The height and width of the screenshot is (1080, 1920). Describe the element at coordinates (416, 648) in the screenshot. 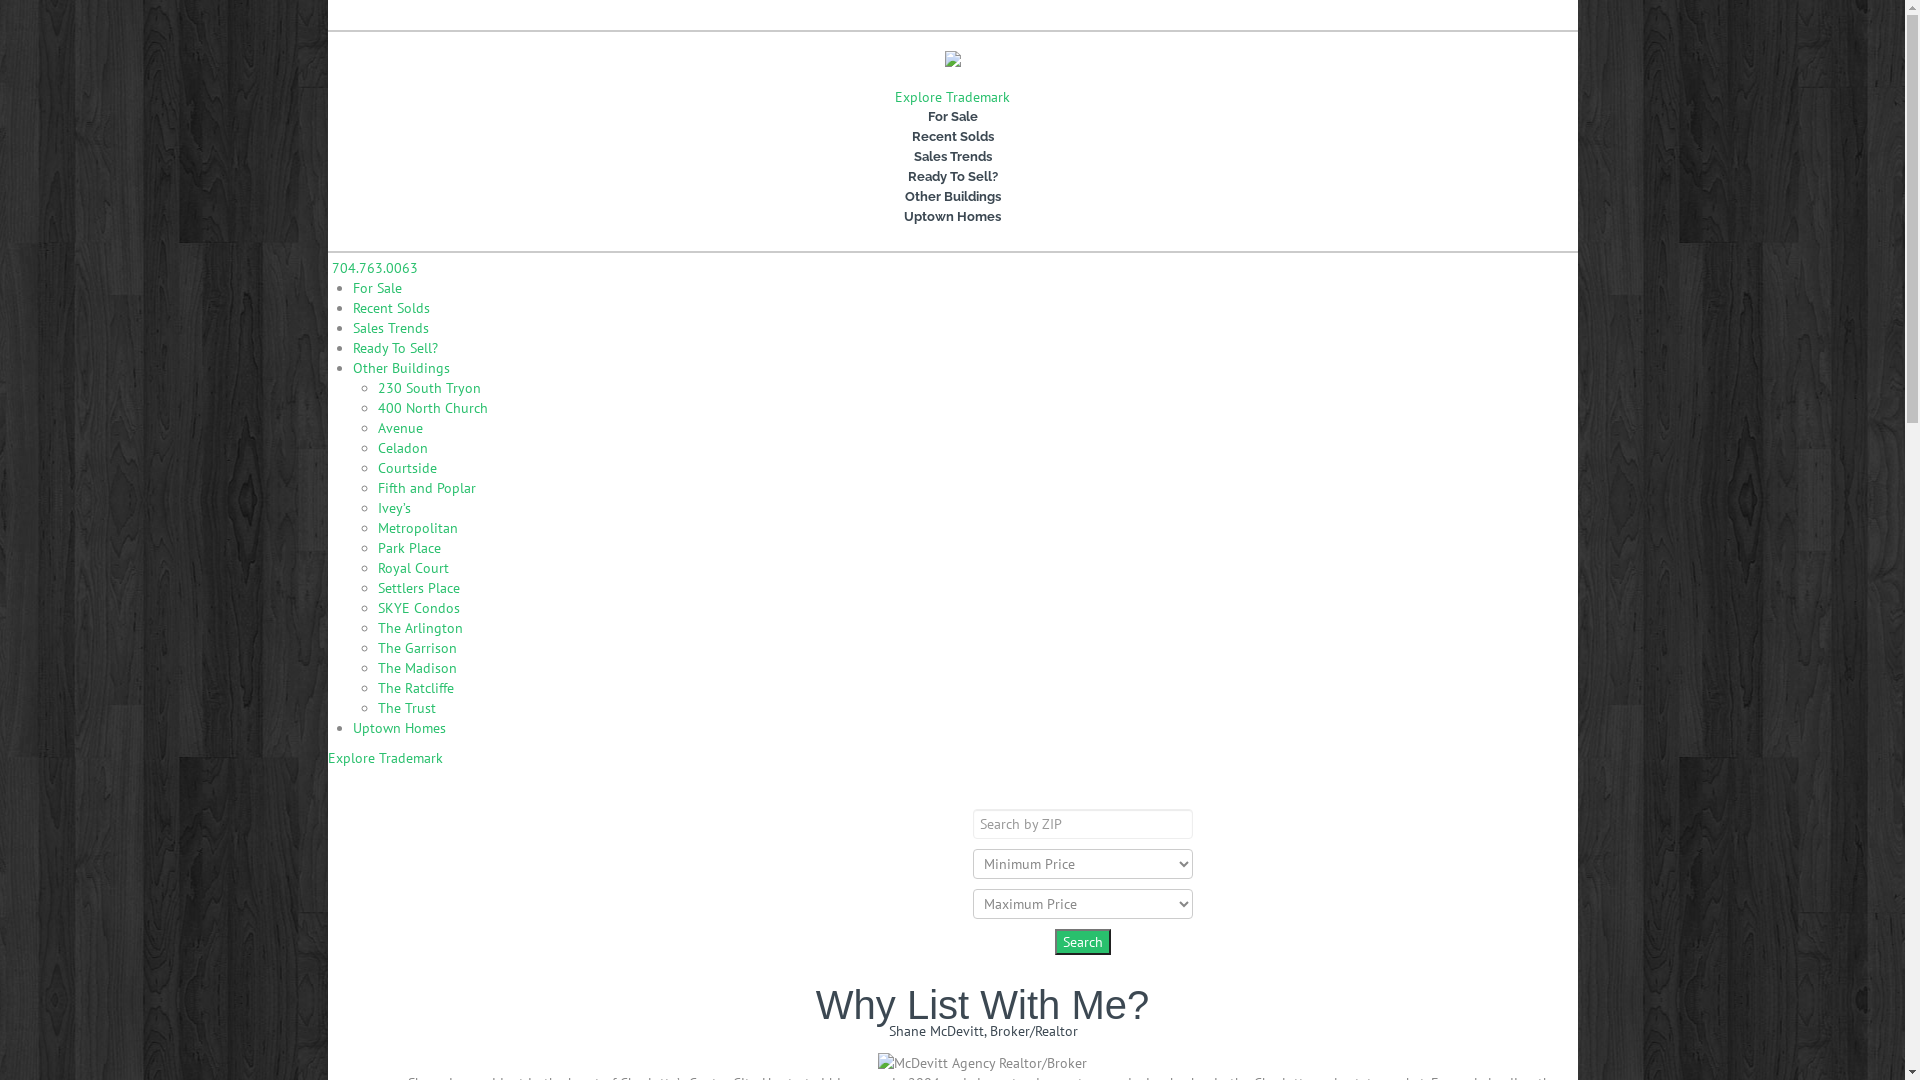

I see `'The Garrison'` at that location.